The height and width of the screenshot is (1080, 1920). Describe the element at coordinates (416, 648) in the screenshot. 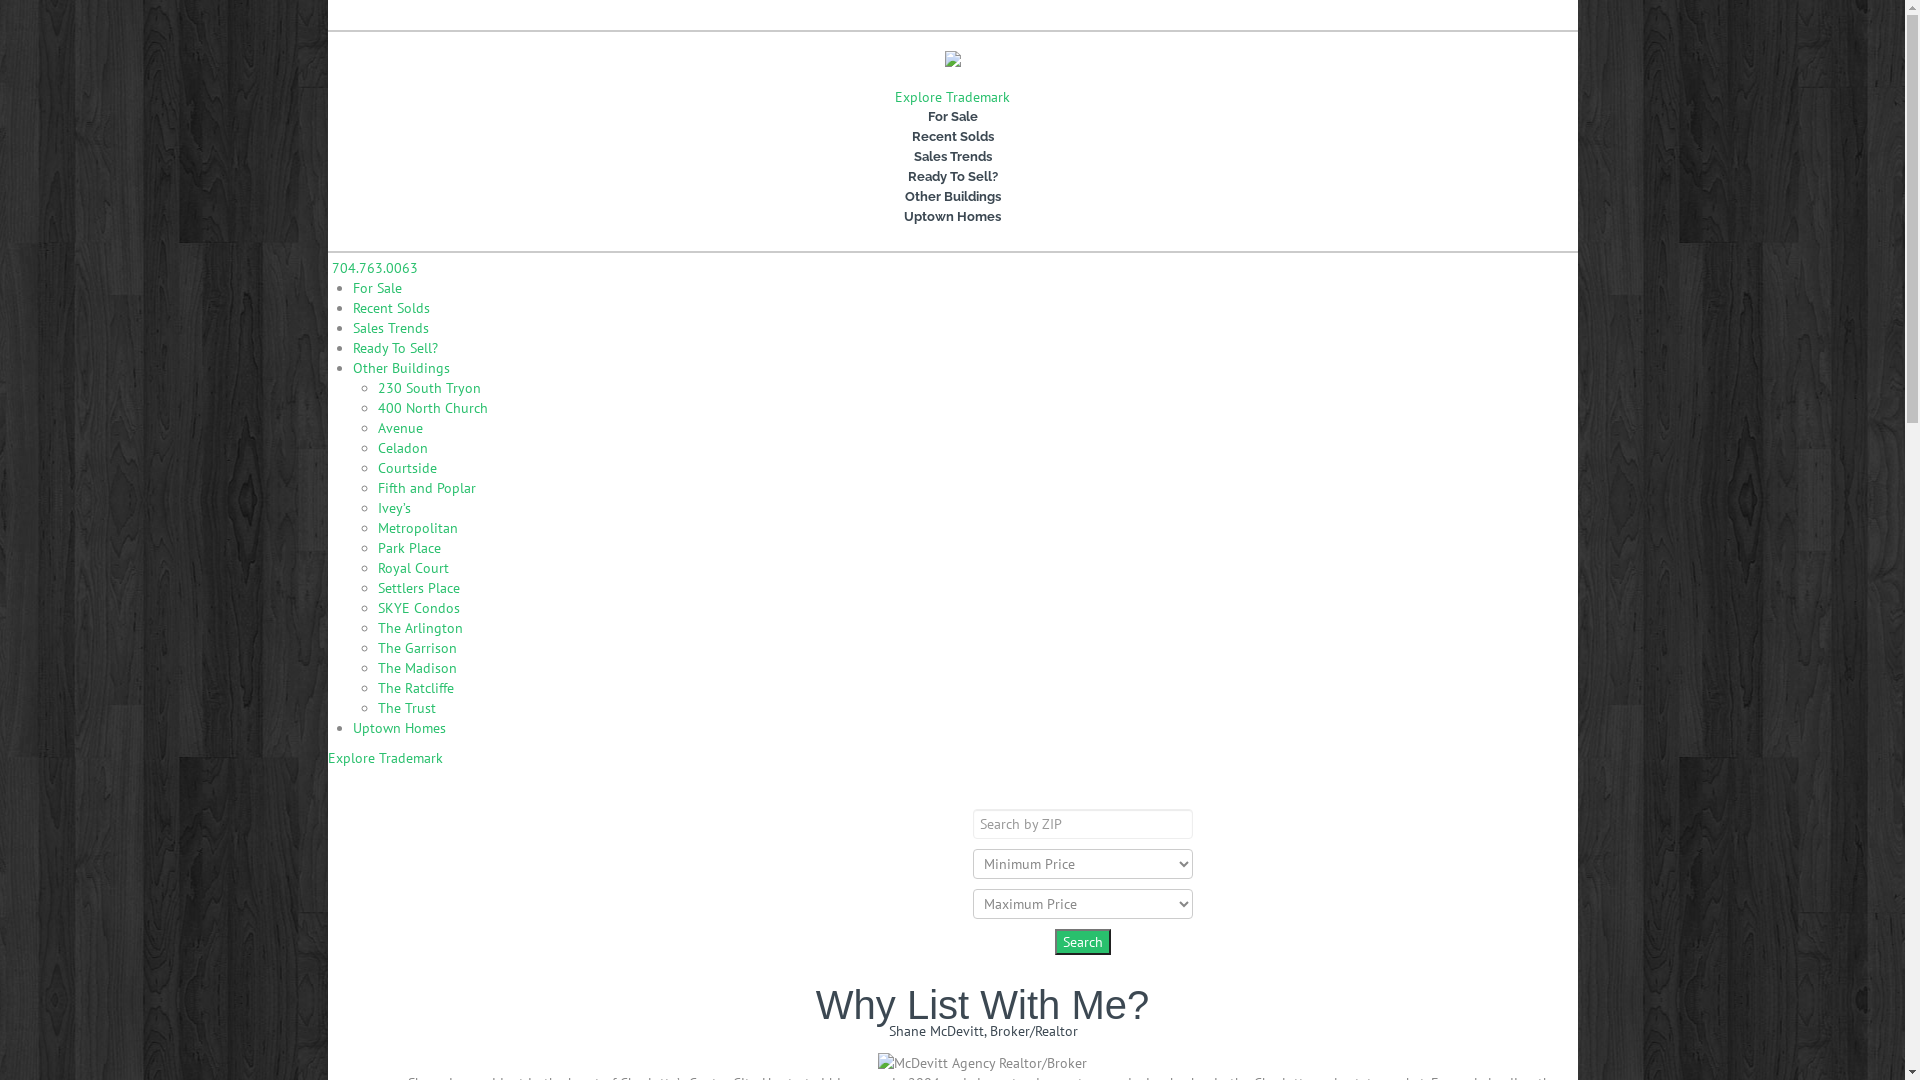

I see `'The Garrison'` at that location.